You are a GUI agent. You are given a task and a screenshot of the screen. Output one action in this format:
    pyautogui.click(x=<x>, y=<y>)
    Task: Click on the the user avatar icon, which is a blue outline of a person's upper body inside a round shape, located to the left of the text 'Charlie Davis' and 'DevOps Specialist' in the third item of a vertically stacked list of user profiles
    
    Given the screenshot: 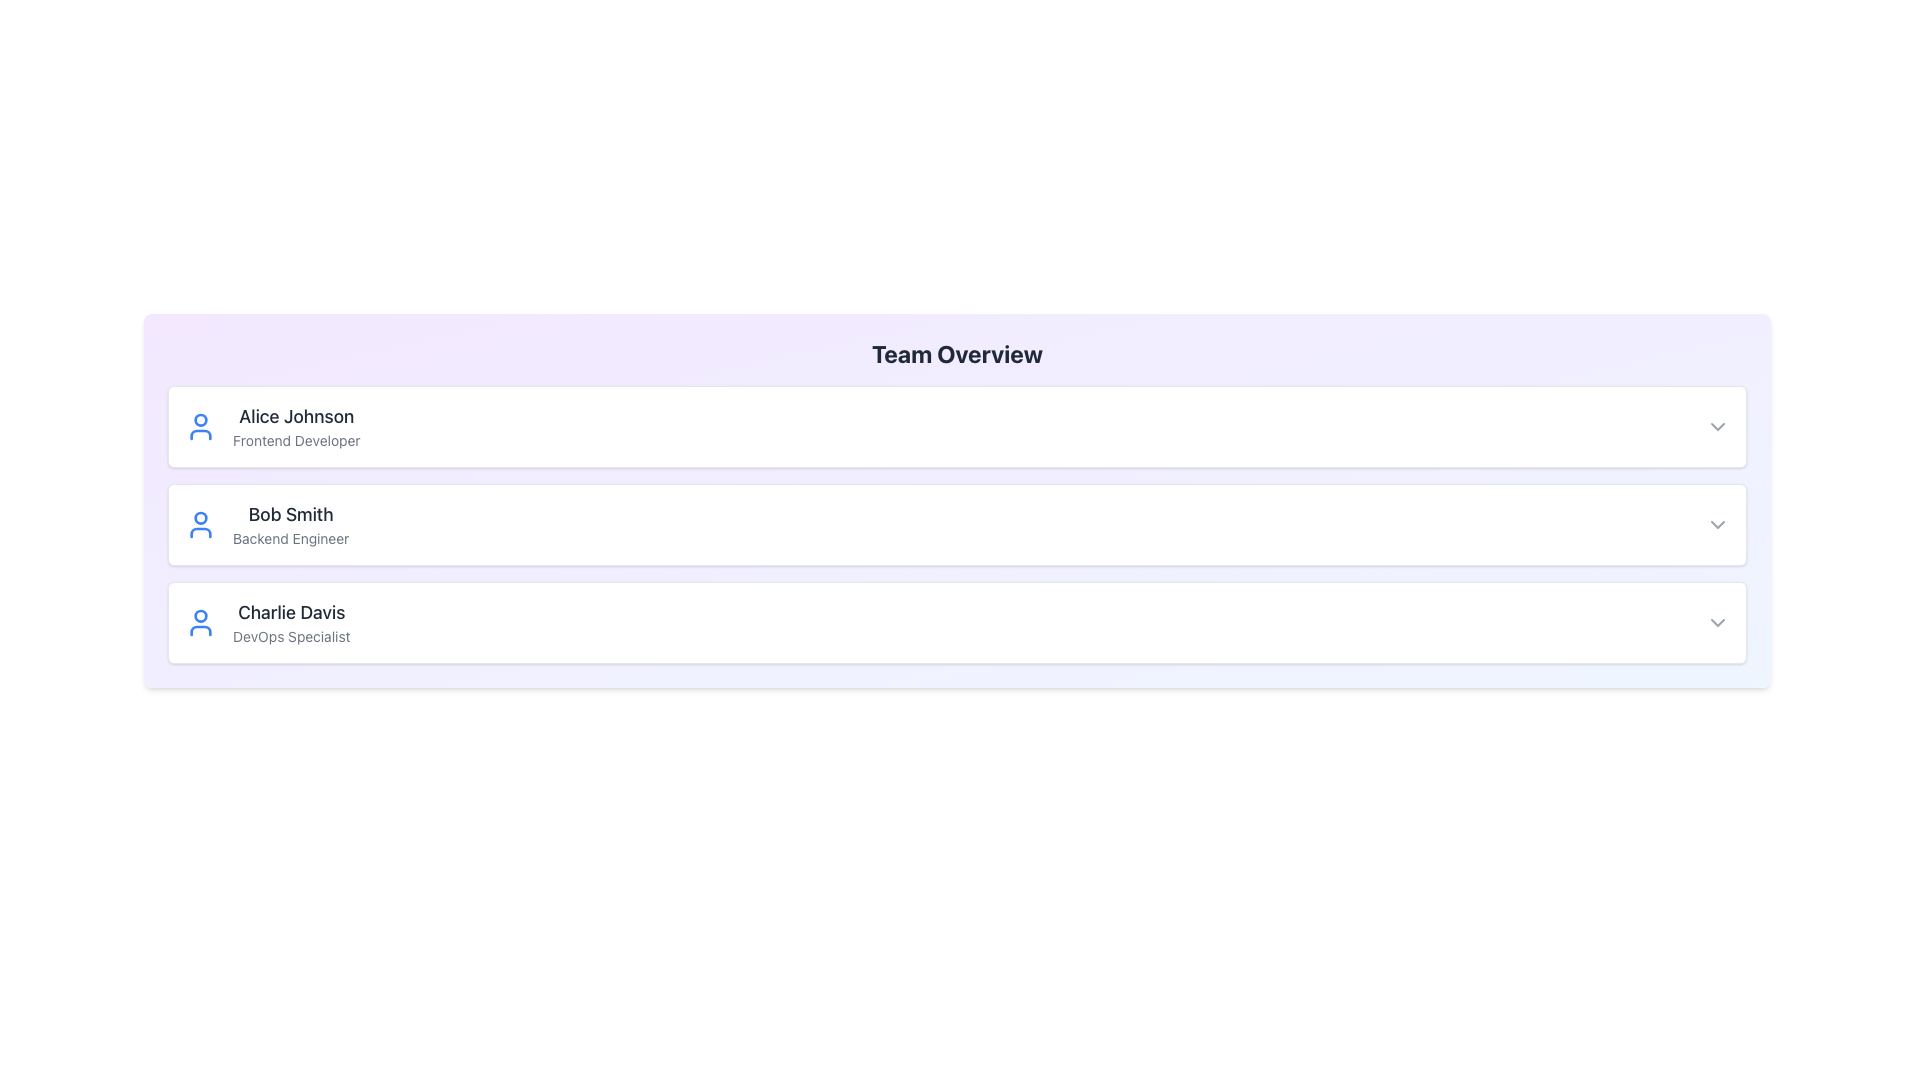 What is the action you would take?
    pyautogui.click(x=201, y=622)
    